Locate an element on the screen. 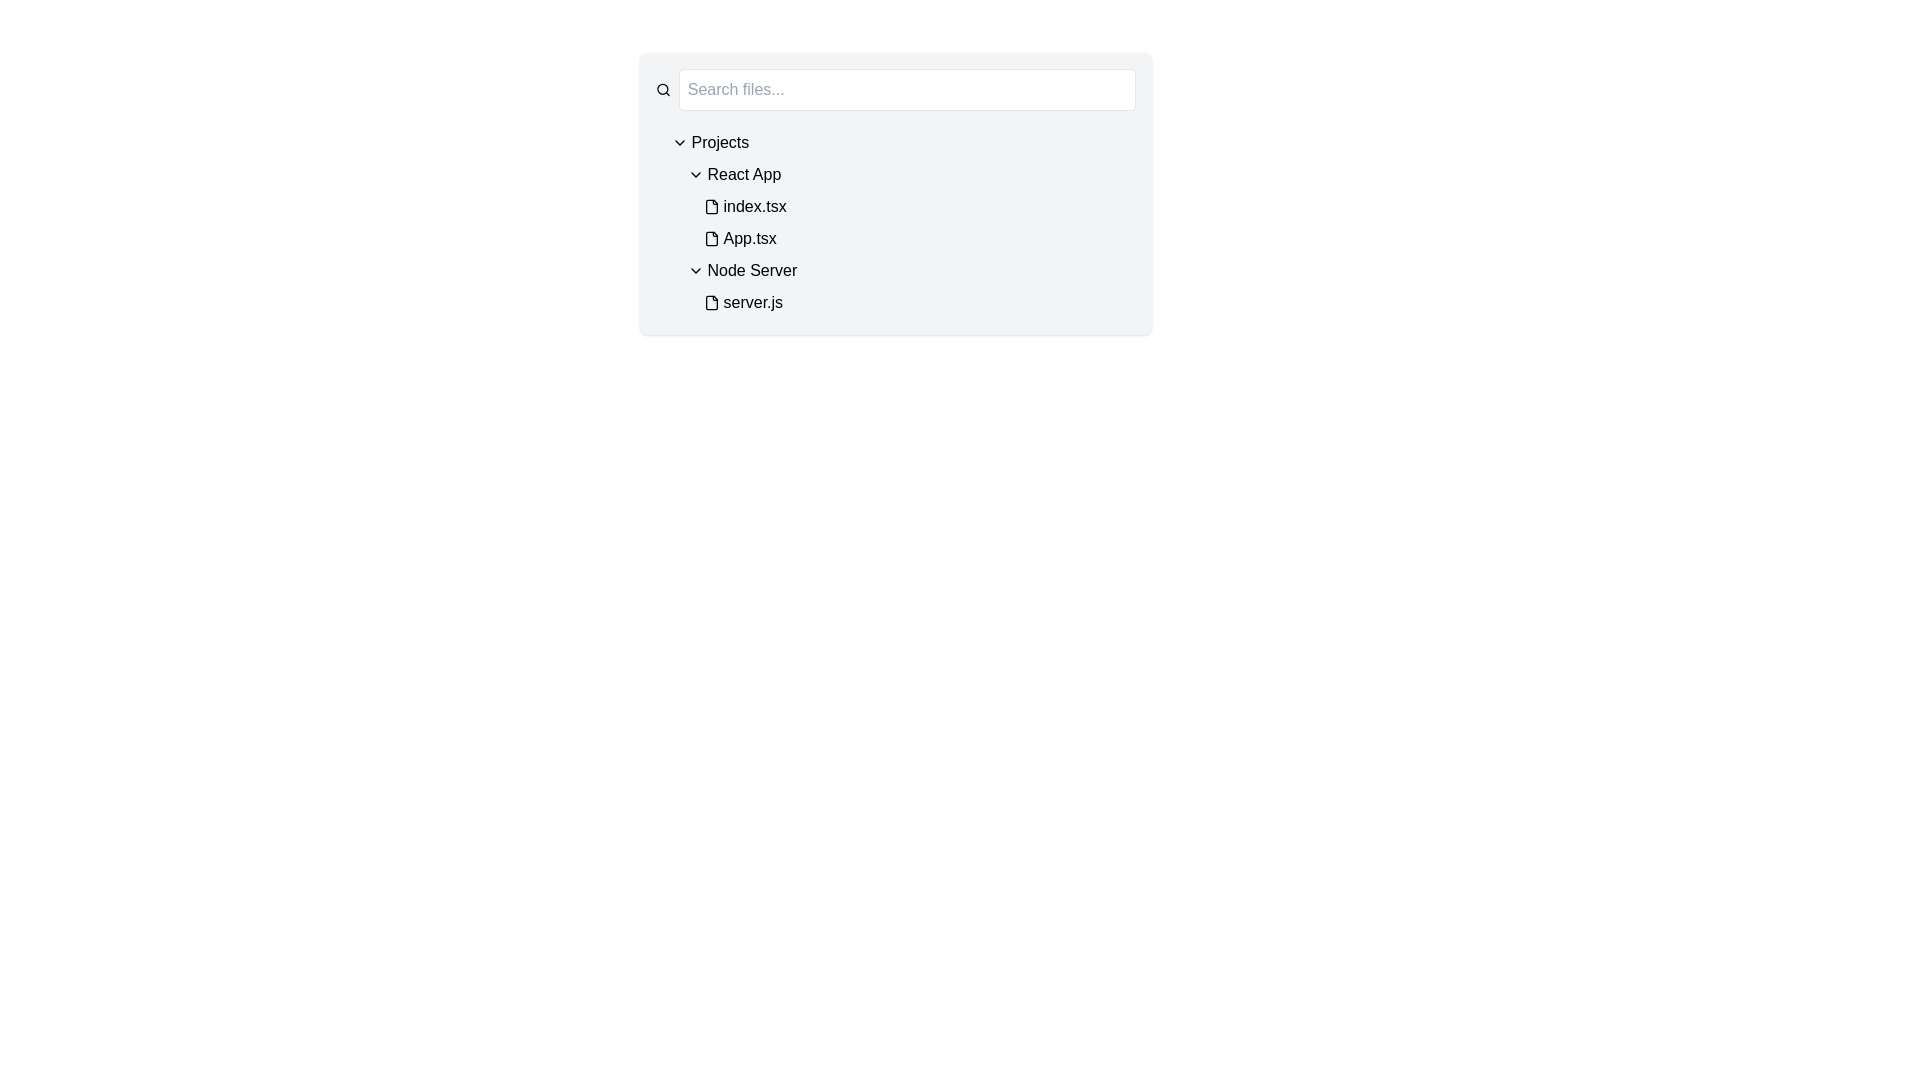  the Decorative vector icon that represents the 'Node Server' in the file tree, which is located directly to the left of the text 'Node Server' is located at coordinates (711, 303).